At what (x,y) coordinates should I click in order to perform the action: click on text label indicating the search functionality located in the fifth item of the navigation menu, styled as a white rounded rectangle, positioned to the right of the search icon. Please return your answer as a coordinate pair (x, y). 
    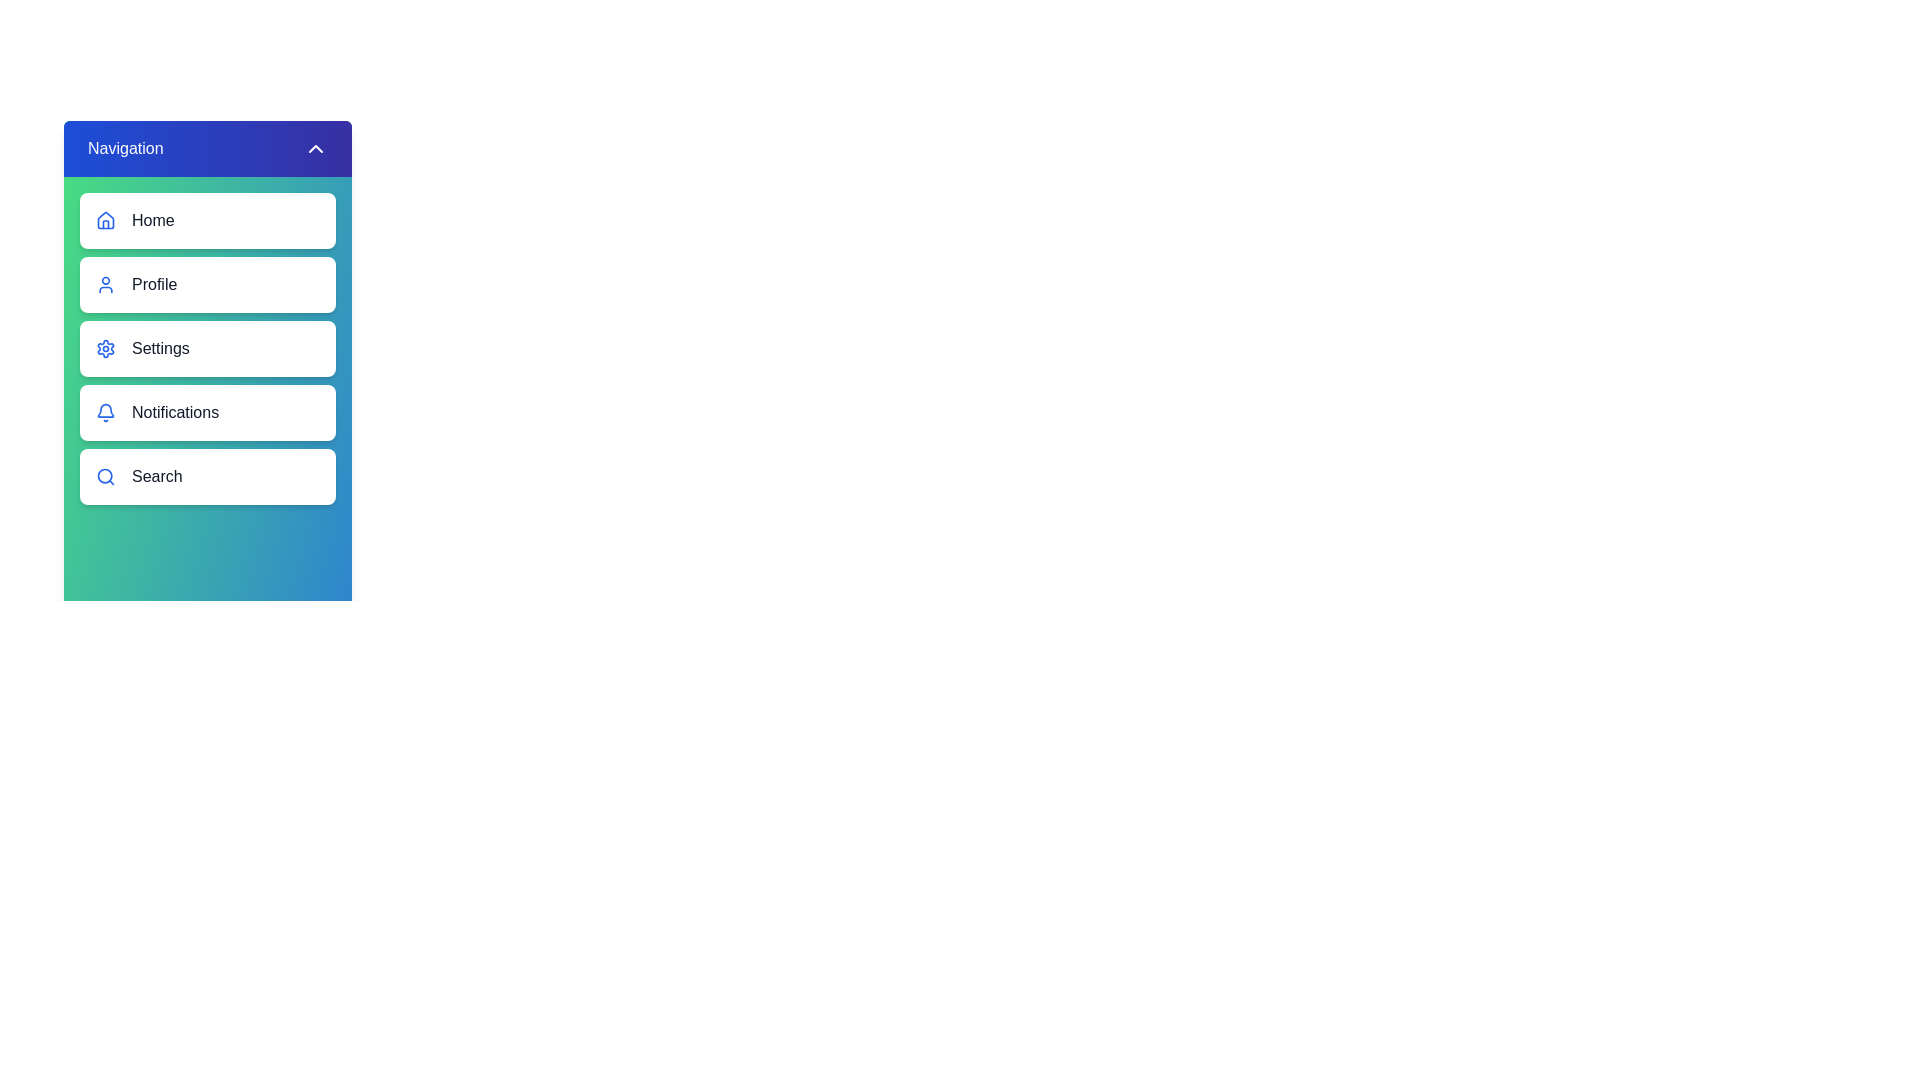
    Looking at the image, I should click on (156, 477).